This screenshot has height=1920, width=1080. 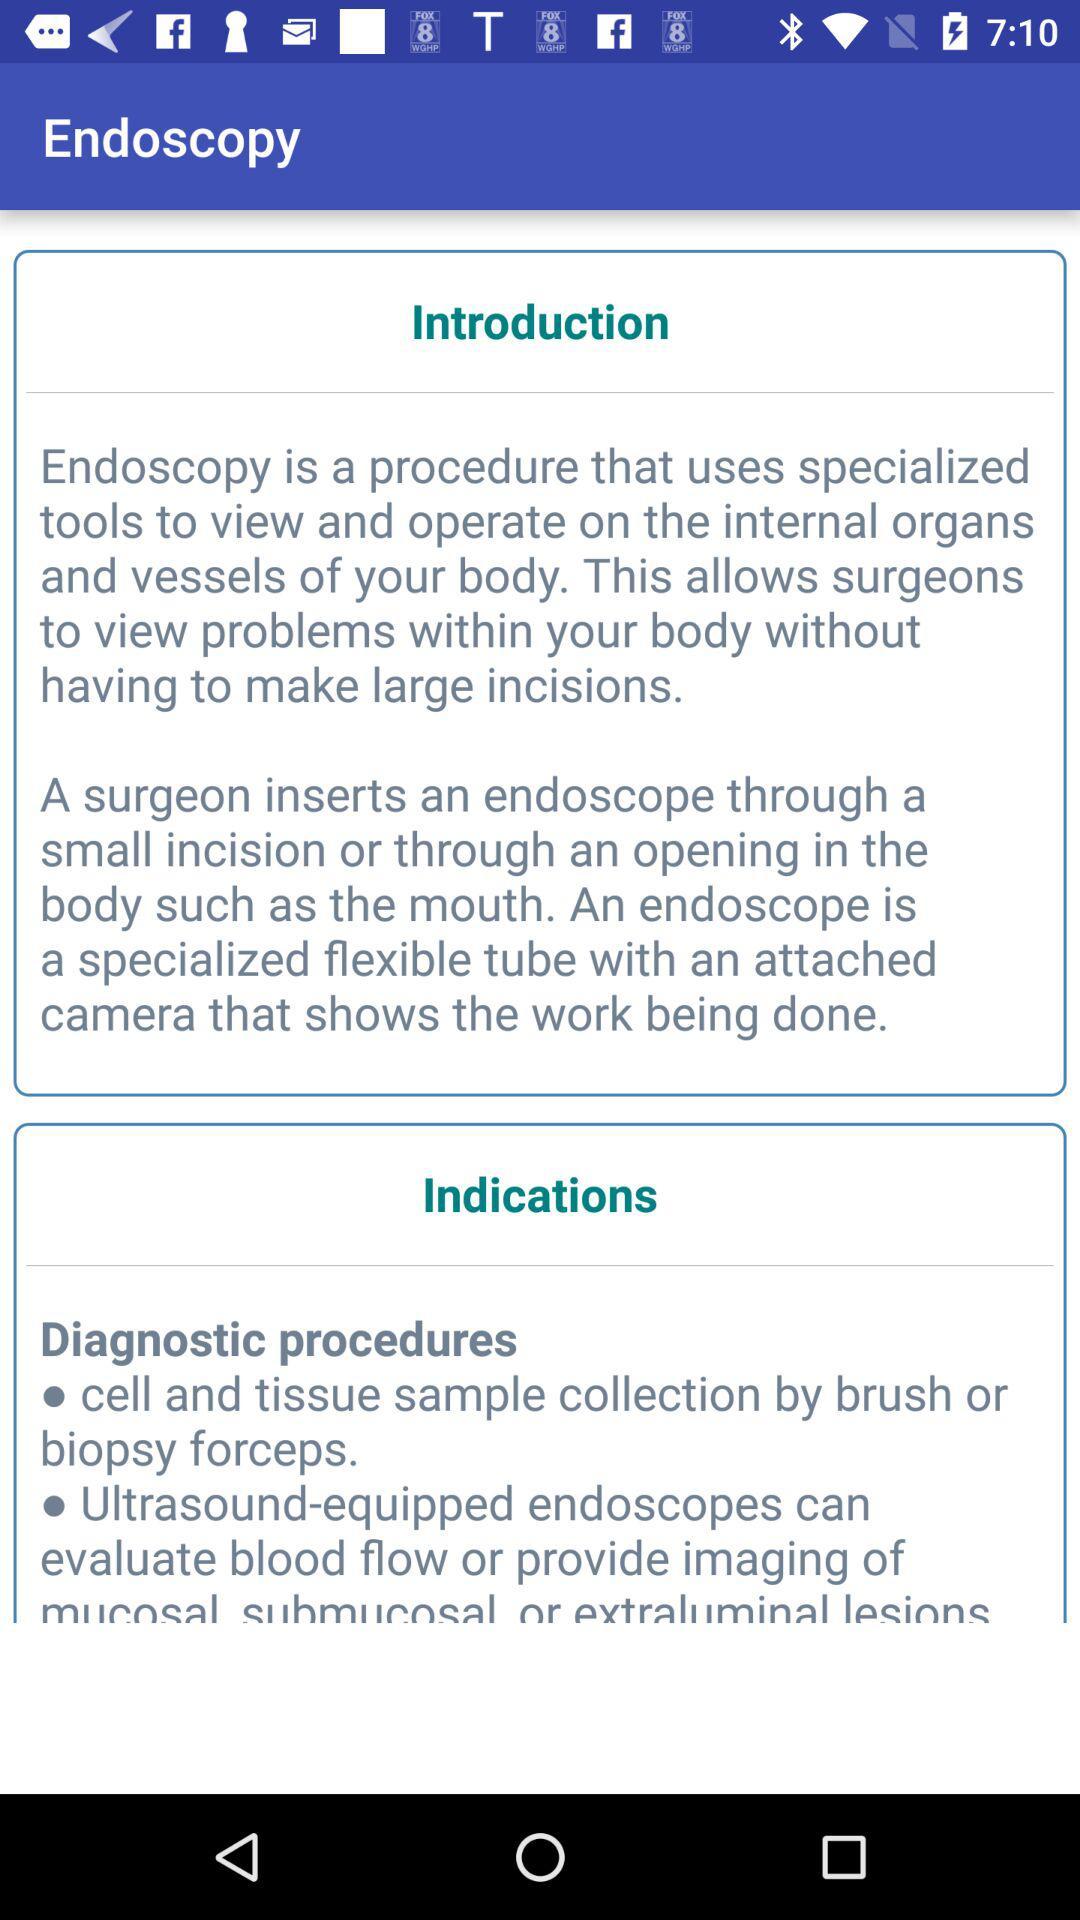 I want to click on introduction icon, so click(x=540, y=320).